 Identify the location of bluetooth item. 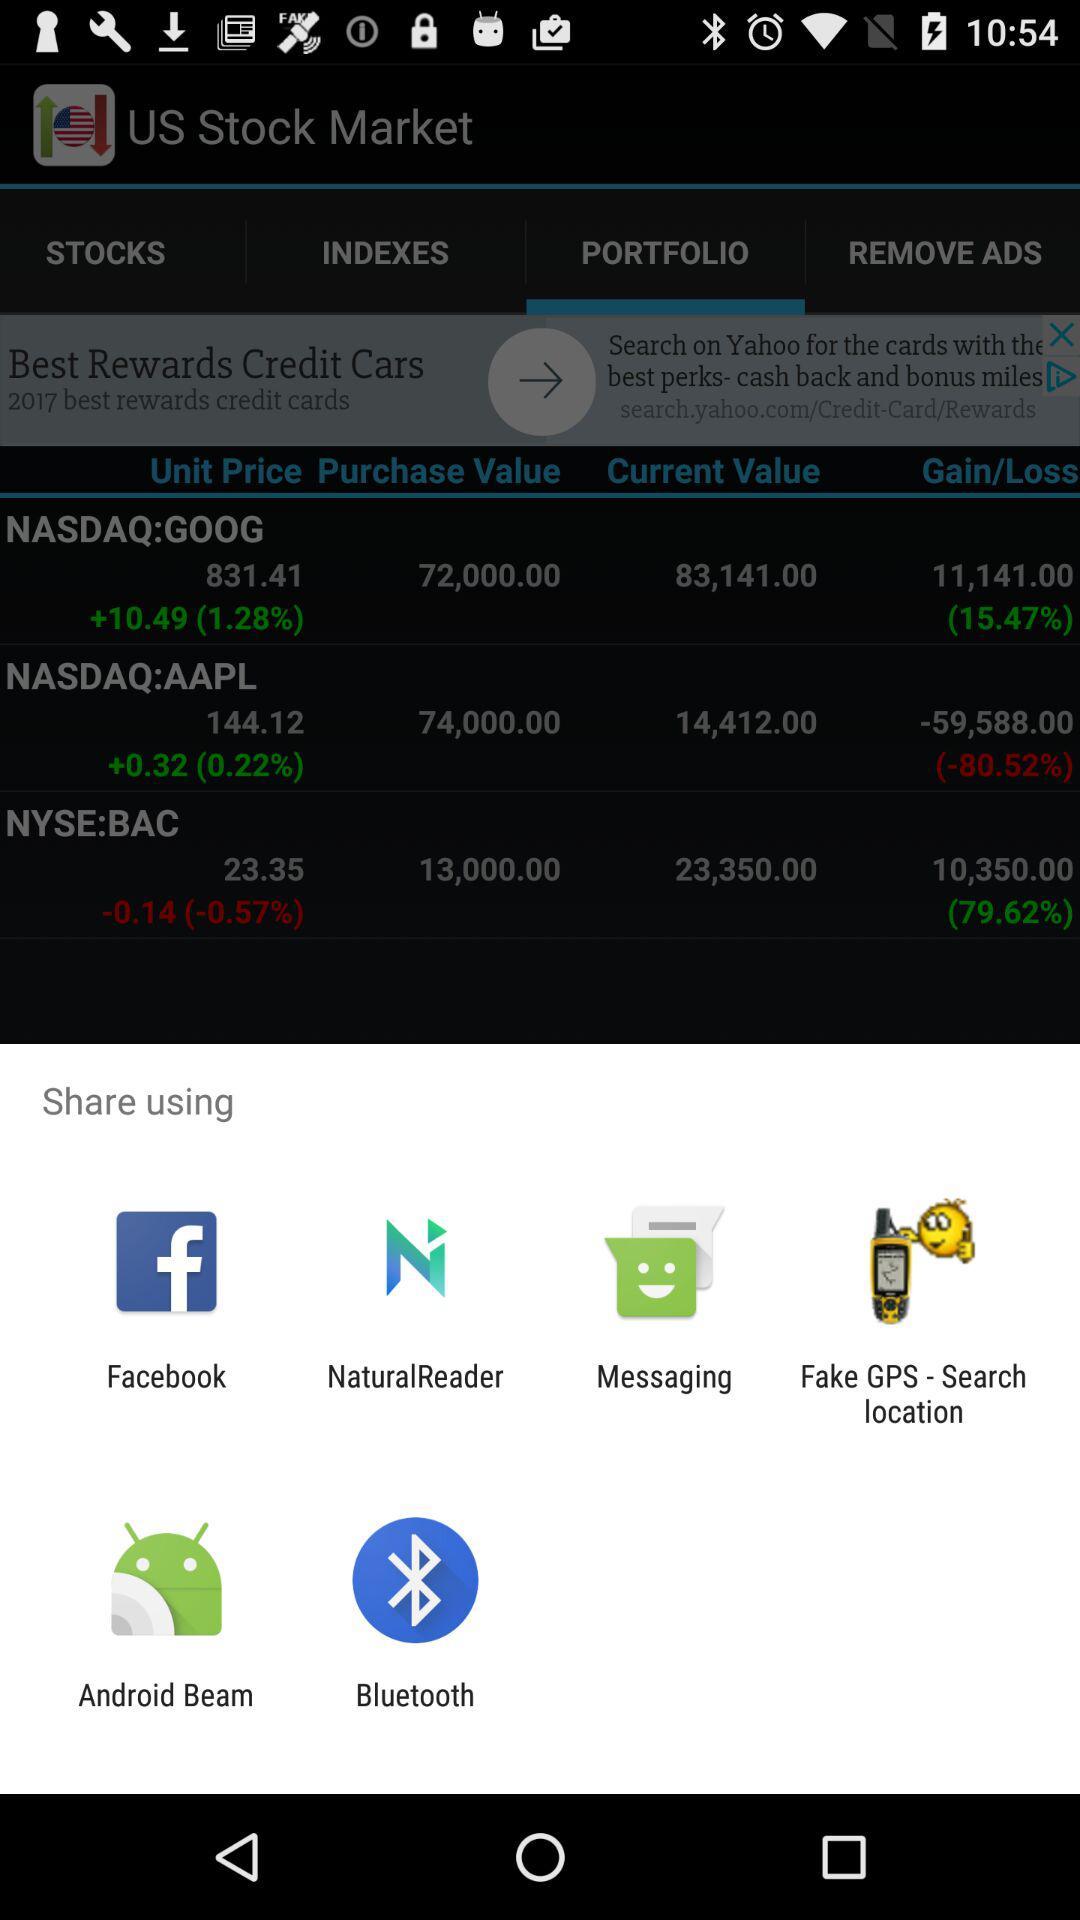
(414, 1711).